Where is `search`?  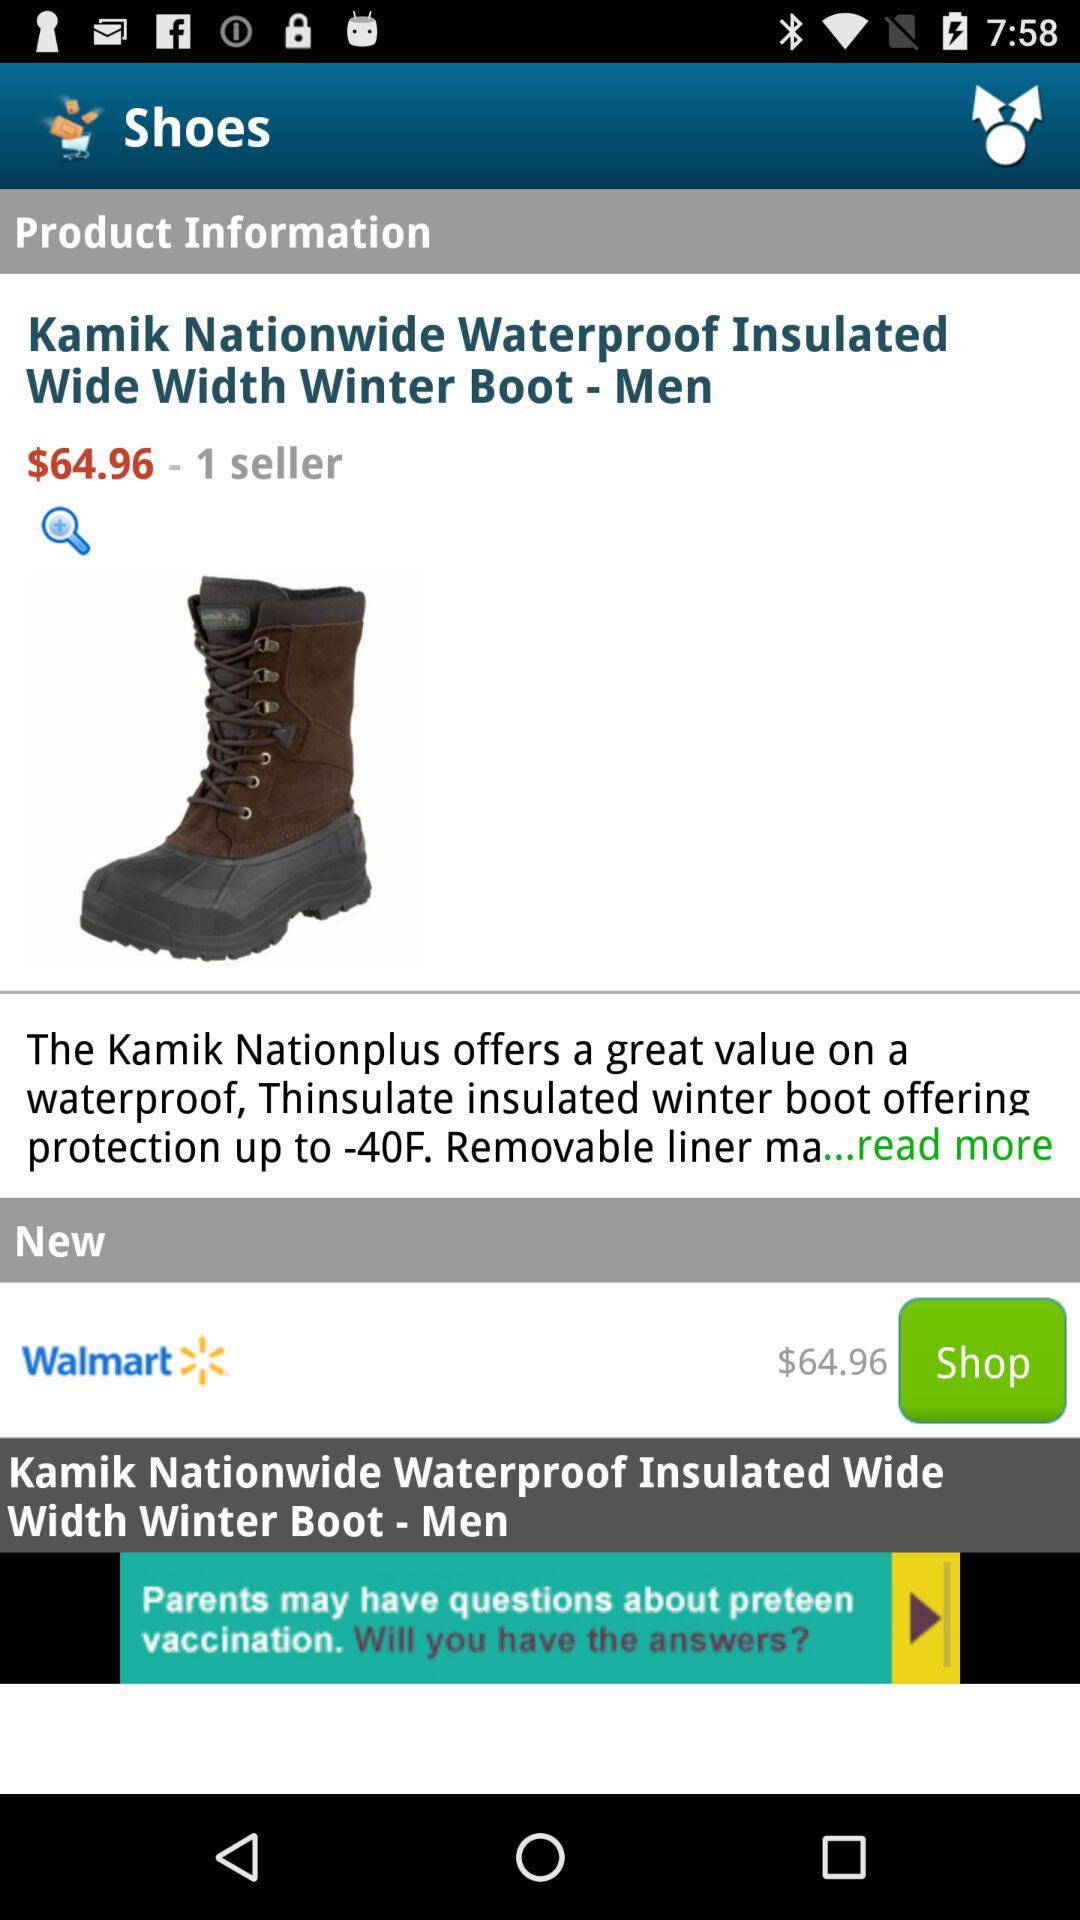
search is located at coordinates (64, 531).